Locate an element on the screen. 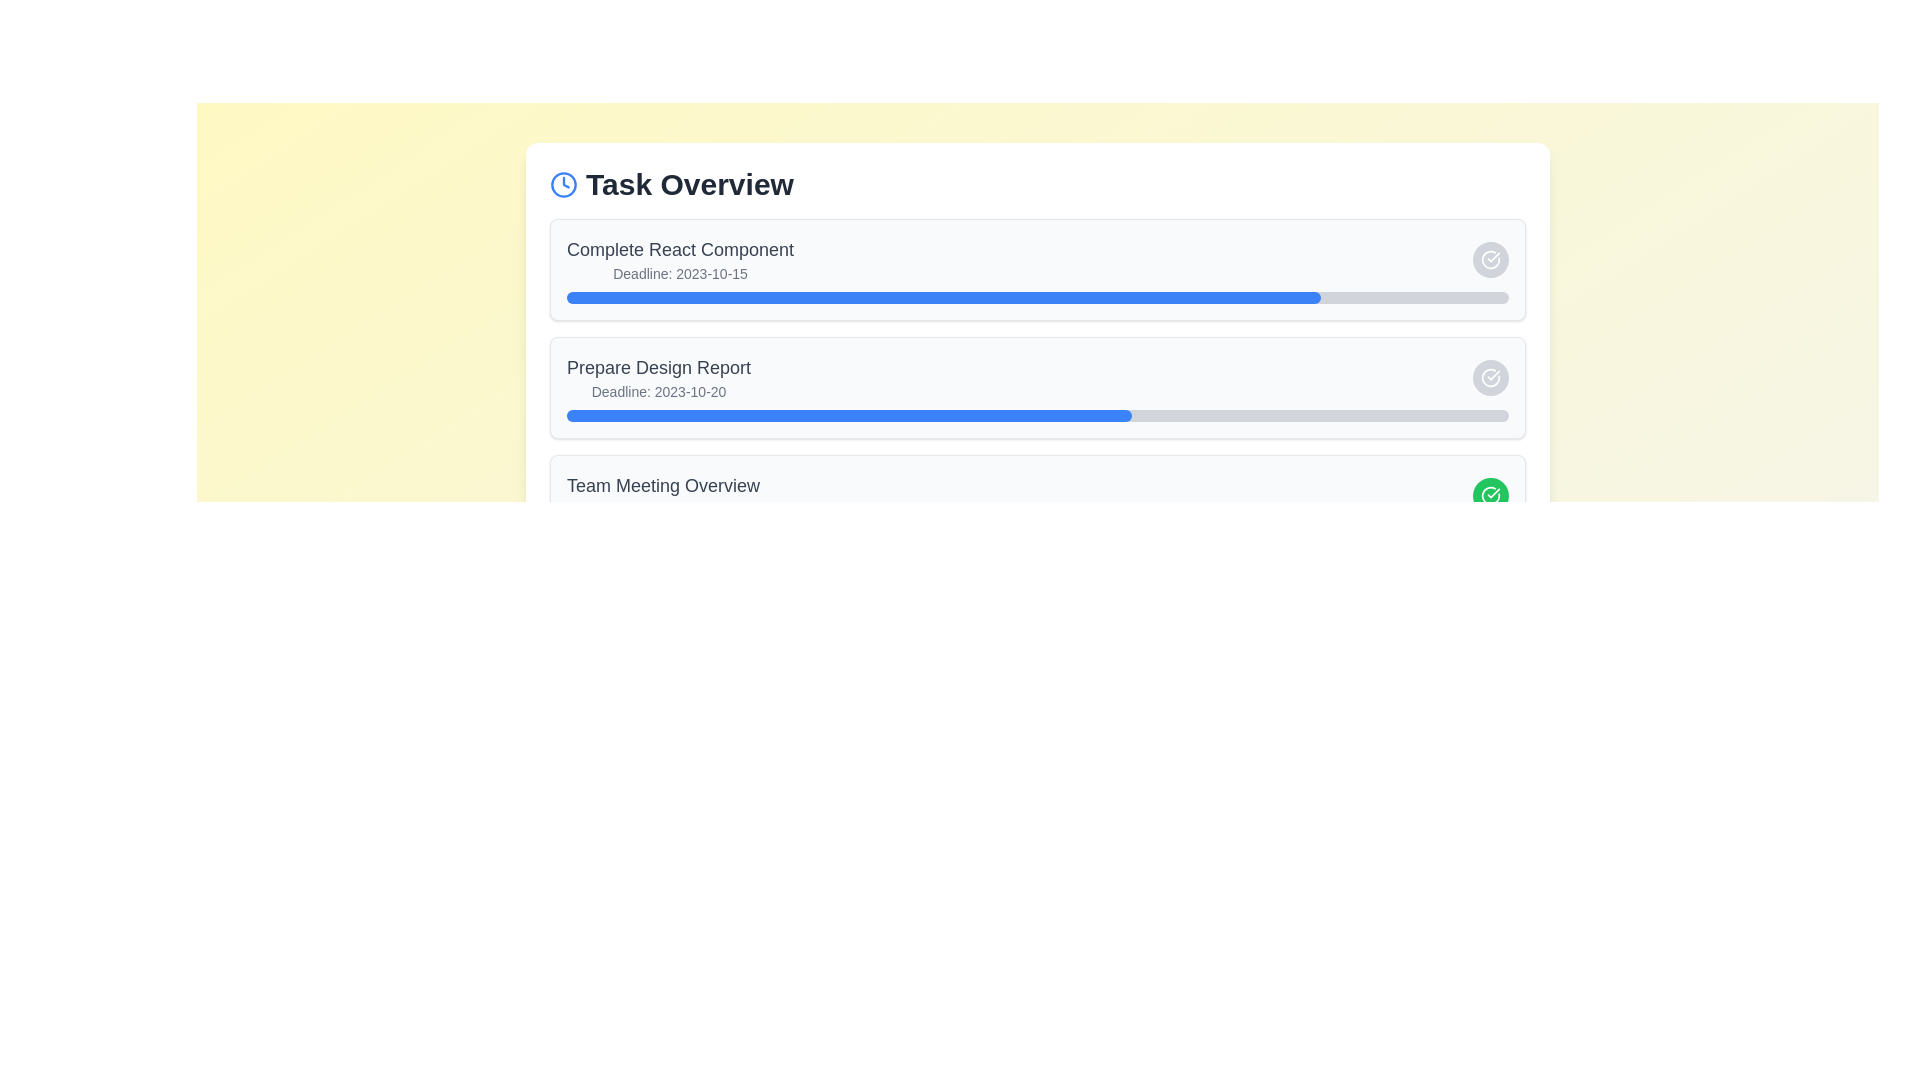 The width and height of the screenshot is (1920, 1080). the completion button located to the far right of the 'Prepare Design Report' task row to mark the task as completed is located at coordinates (1491, 378).